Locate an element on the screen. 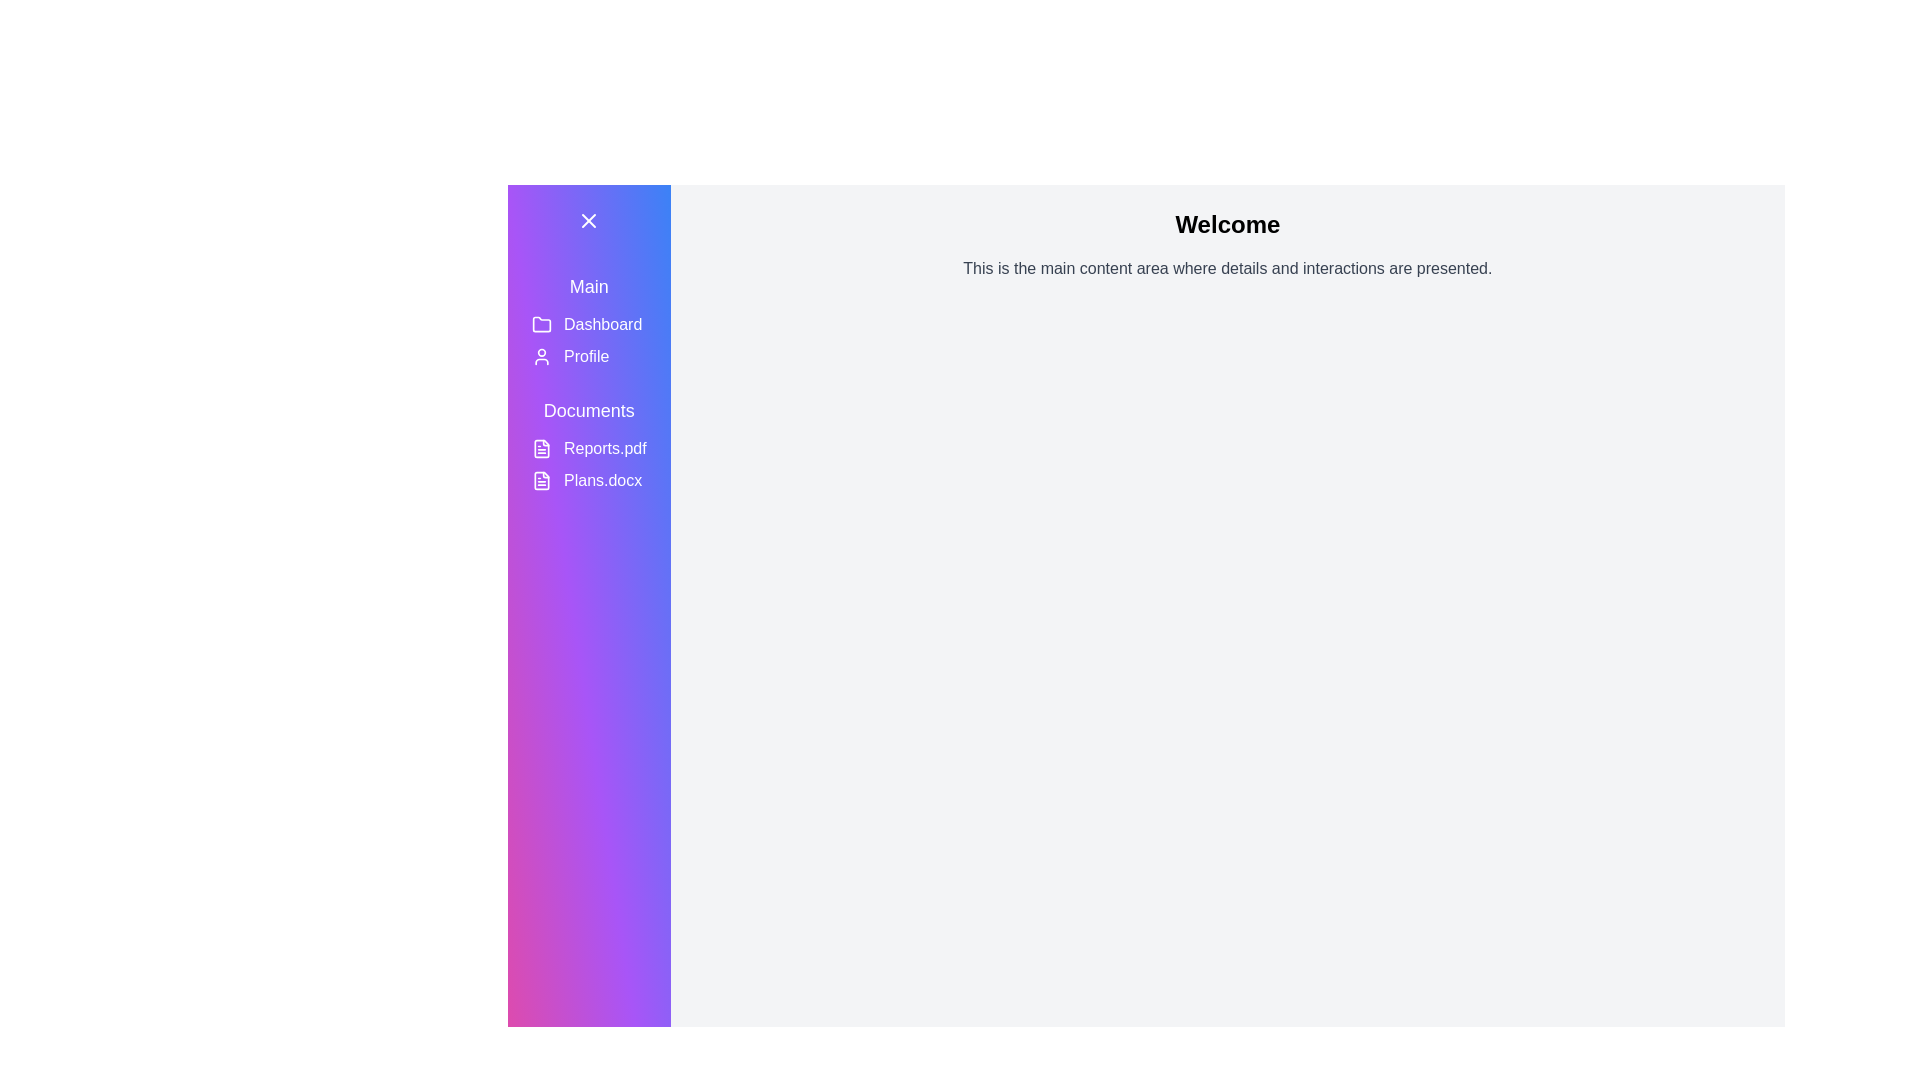 The width and height of the screenshot is (1920, 1080). the 'Main' text label, which is styled with a large font size and located at the top of the sidebar with a gradient background is located at coordinates (588, 286).